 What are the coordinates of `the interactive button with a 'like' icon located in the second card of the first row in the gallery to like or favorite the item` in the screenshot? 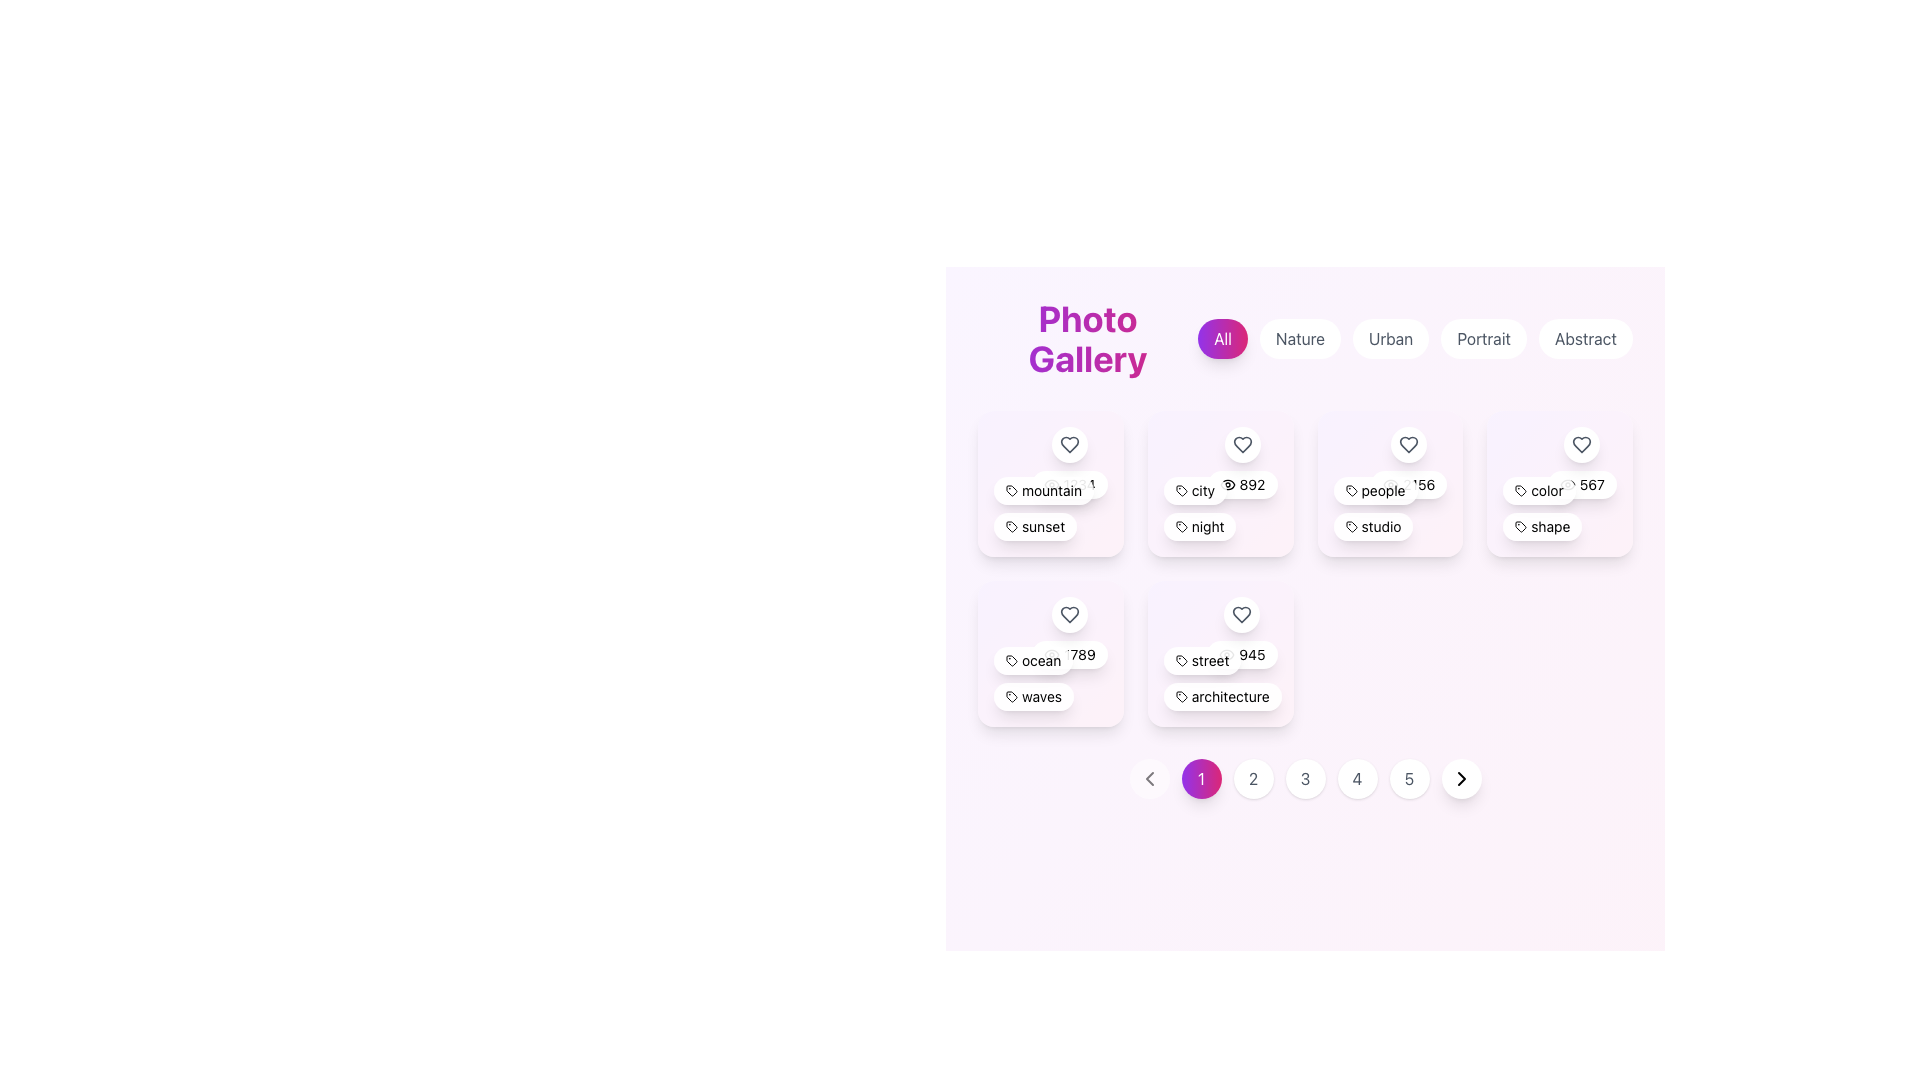 It's located at (1241, 443).